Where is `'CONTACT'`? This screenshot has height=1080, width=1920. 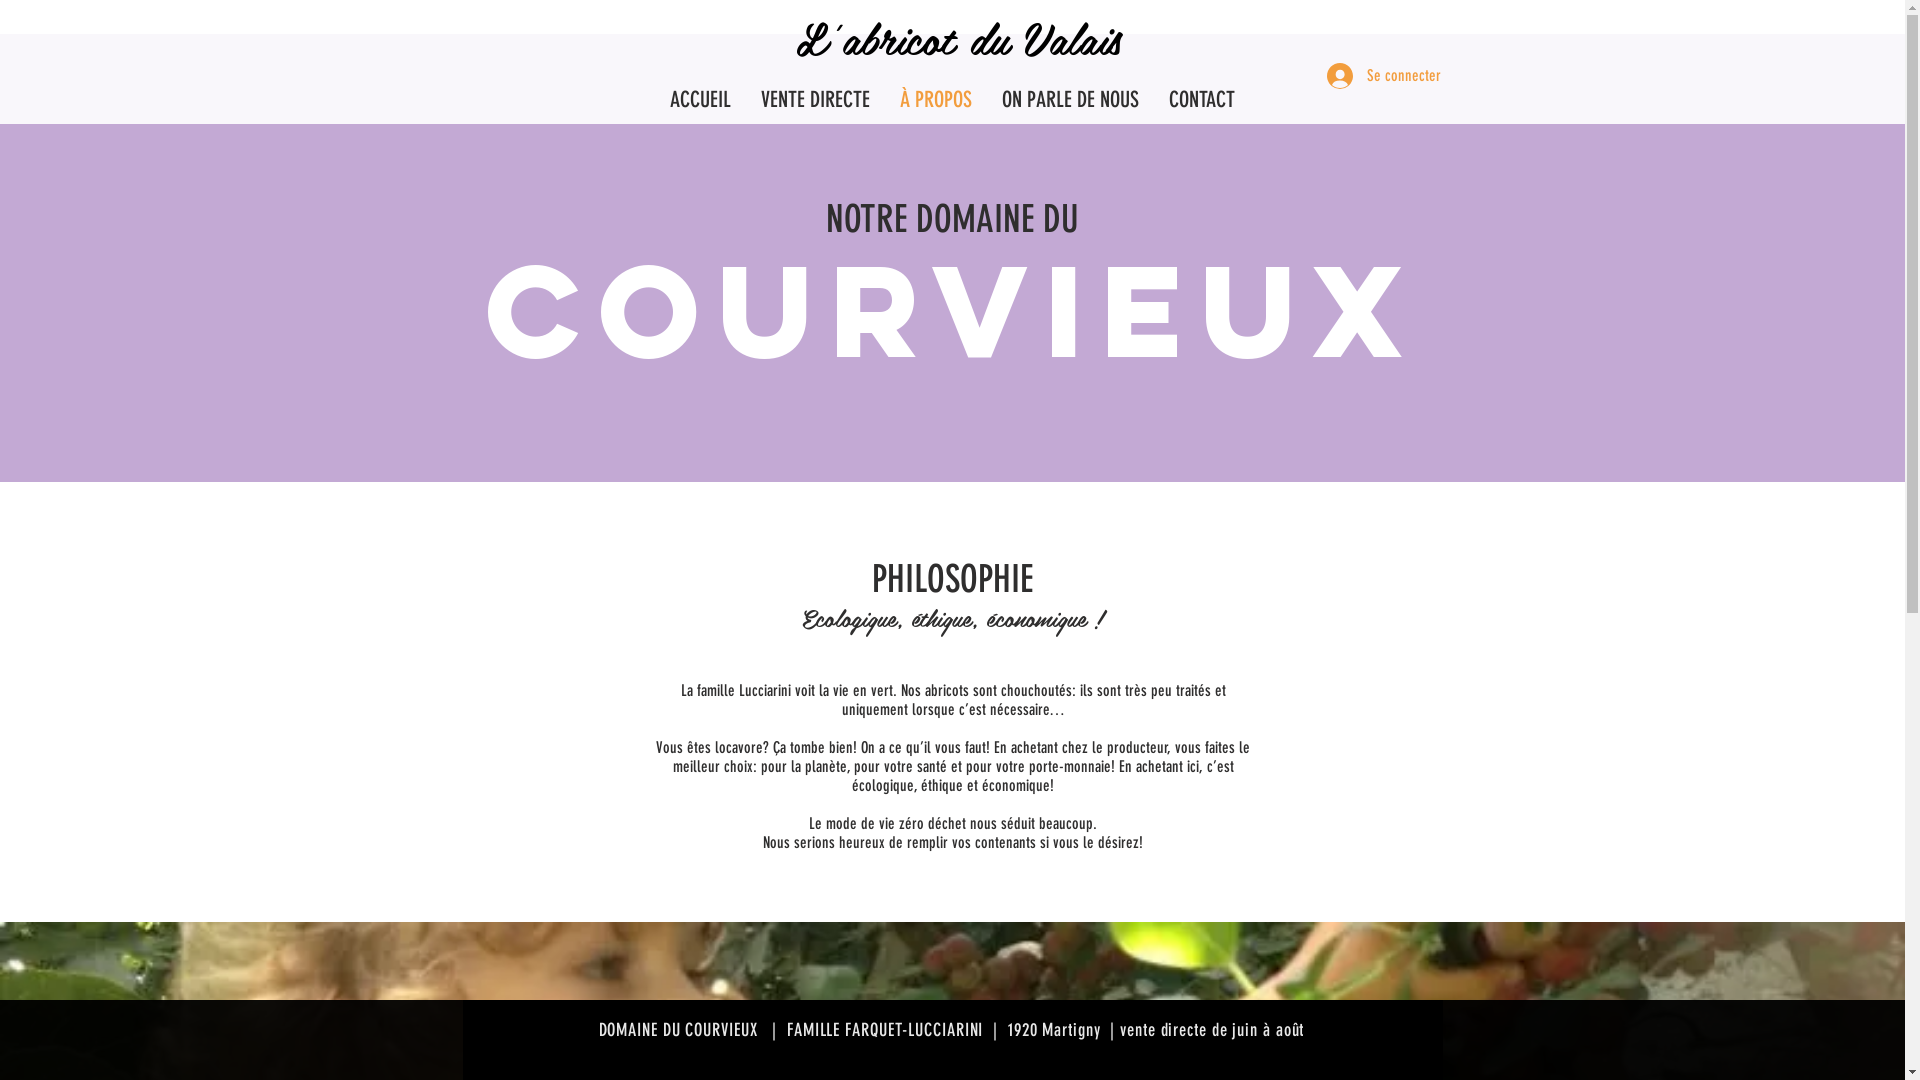
'CONTACT' is located at coordinates (1200, 99).